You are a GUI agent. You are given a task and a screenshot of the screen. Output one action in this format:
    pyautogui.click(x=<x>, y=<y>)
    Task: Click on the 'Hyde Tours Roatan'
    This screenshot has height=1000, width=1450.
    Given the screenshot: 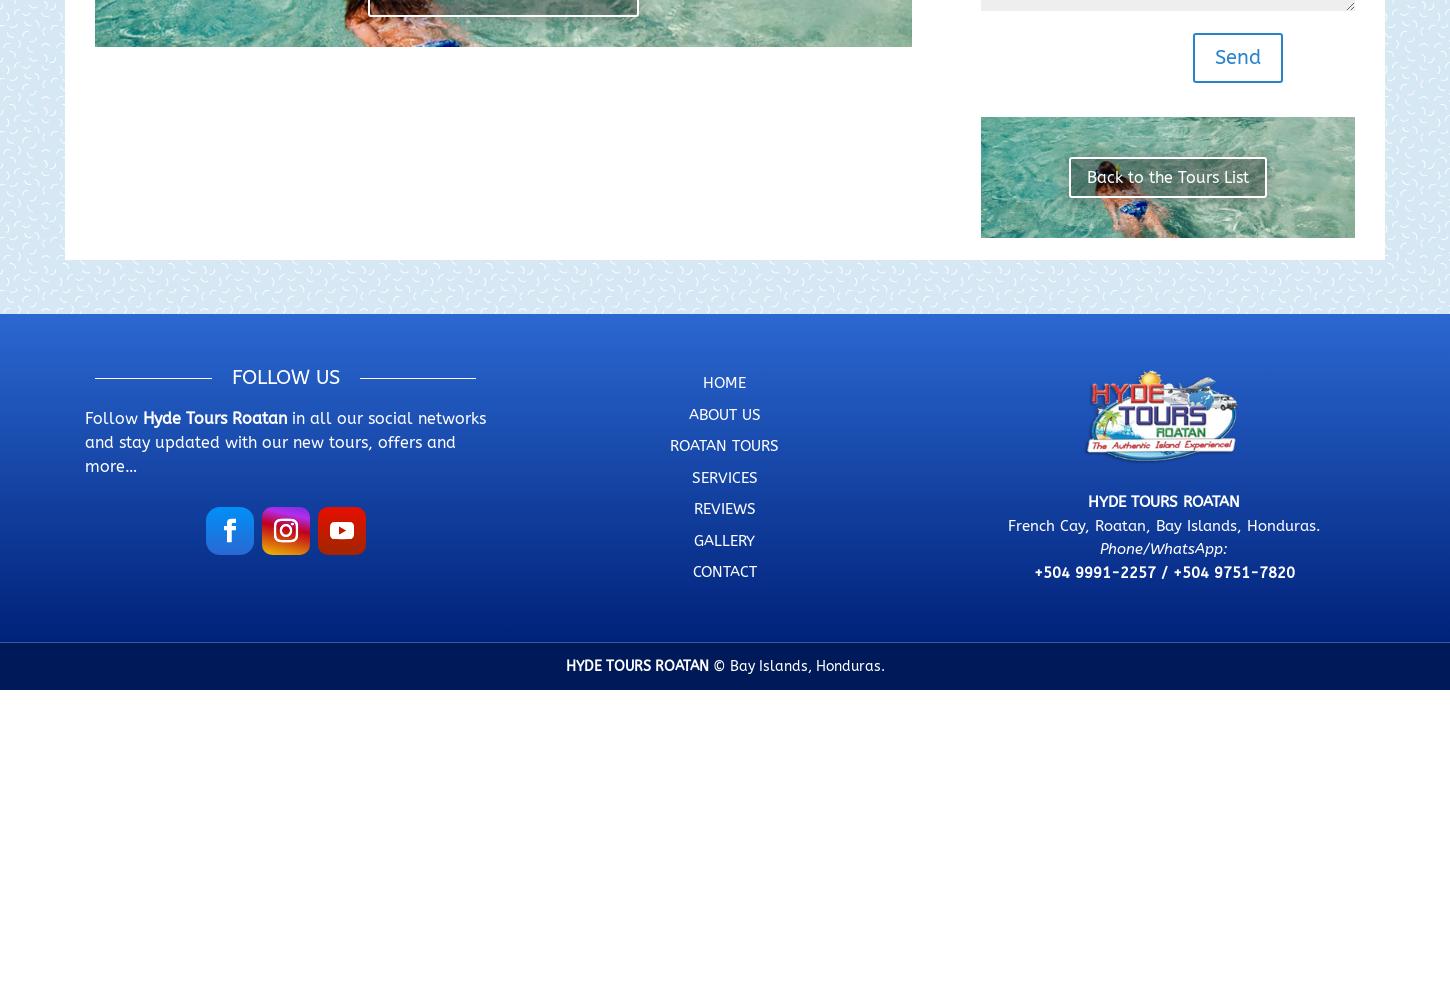 What is the action you would take?
    pyautogui.click(x=214, y=418)
    